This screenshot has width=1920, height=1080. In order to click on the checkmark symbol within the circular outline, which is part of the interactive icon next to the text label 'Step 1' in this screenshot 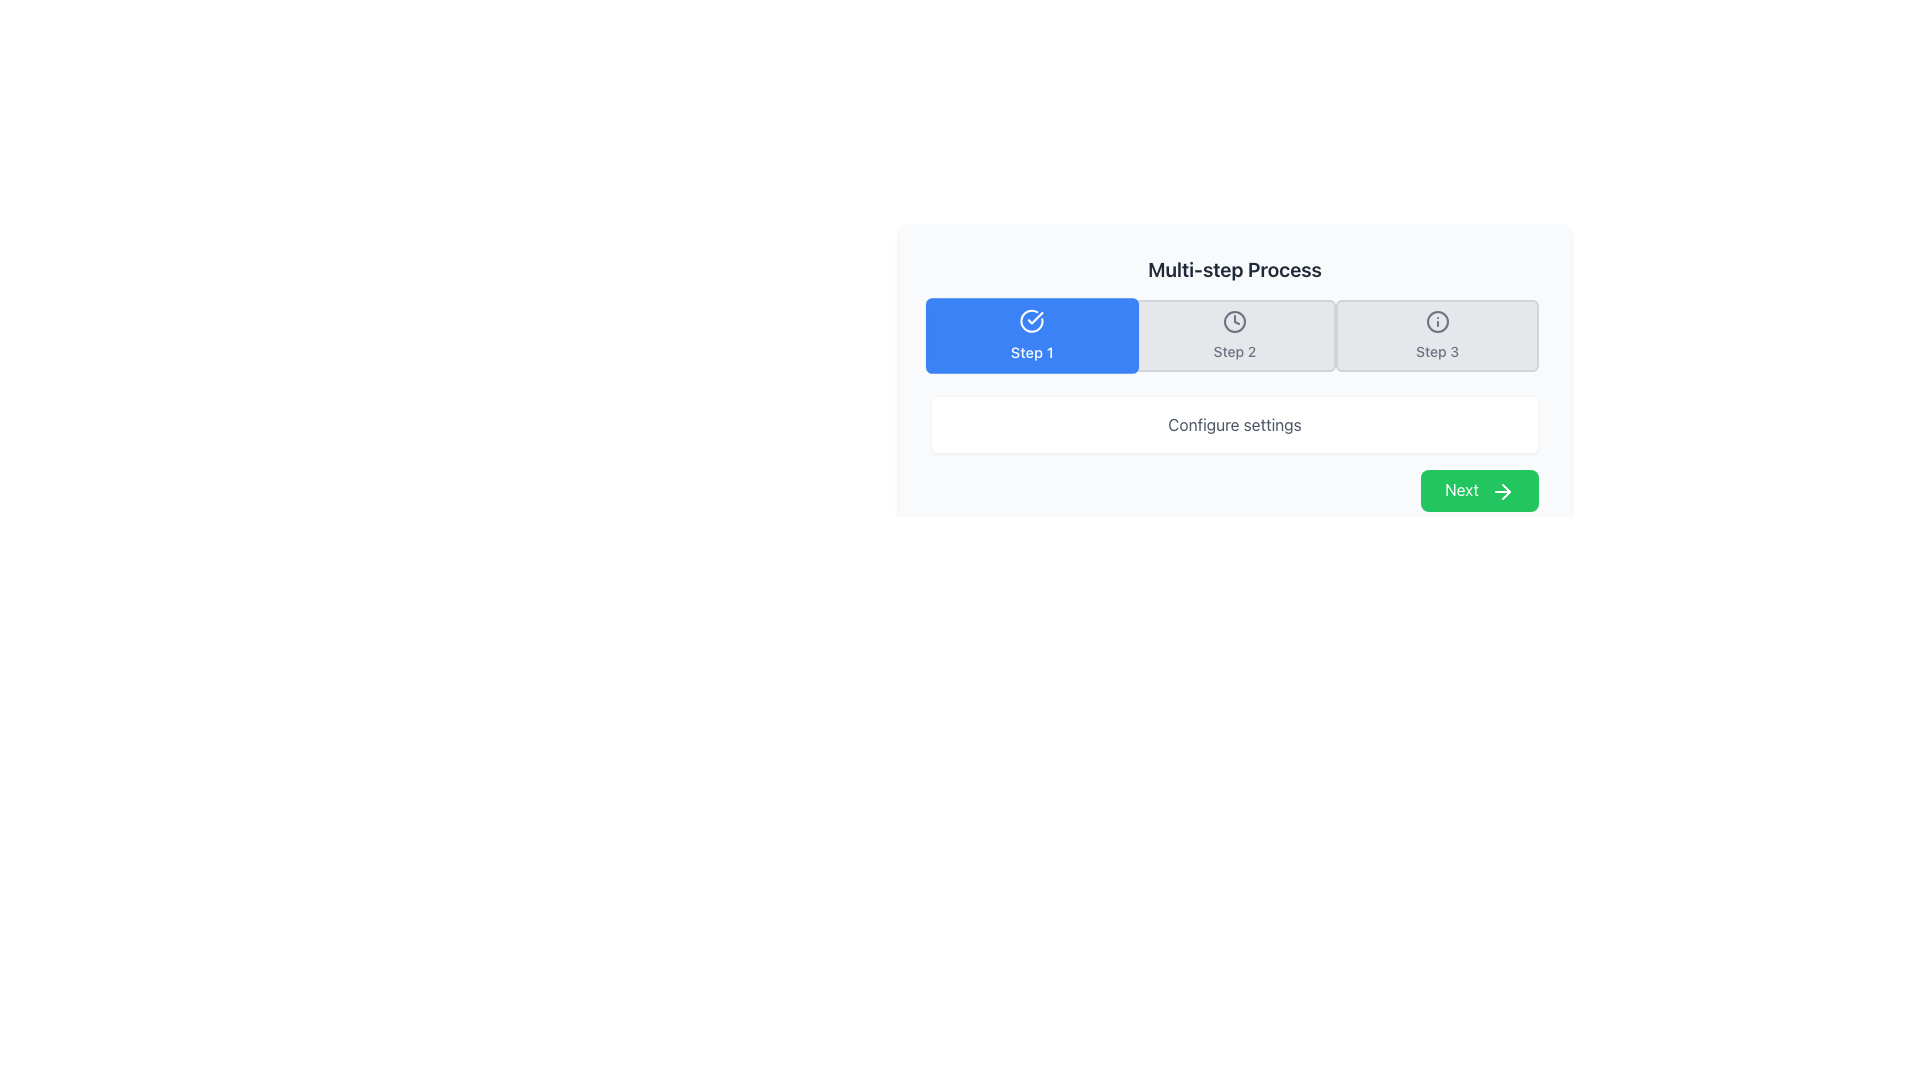, I will do `click(1036, 317)`.